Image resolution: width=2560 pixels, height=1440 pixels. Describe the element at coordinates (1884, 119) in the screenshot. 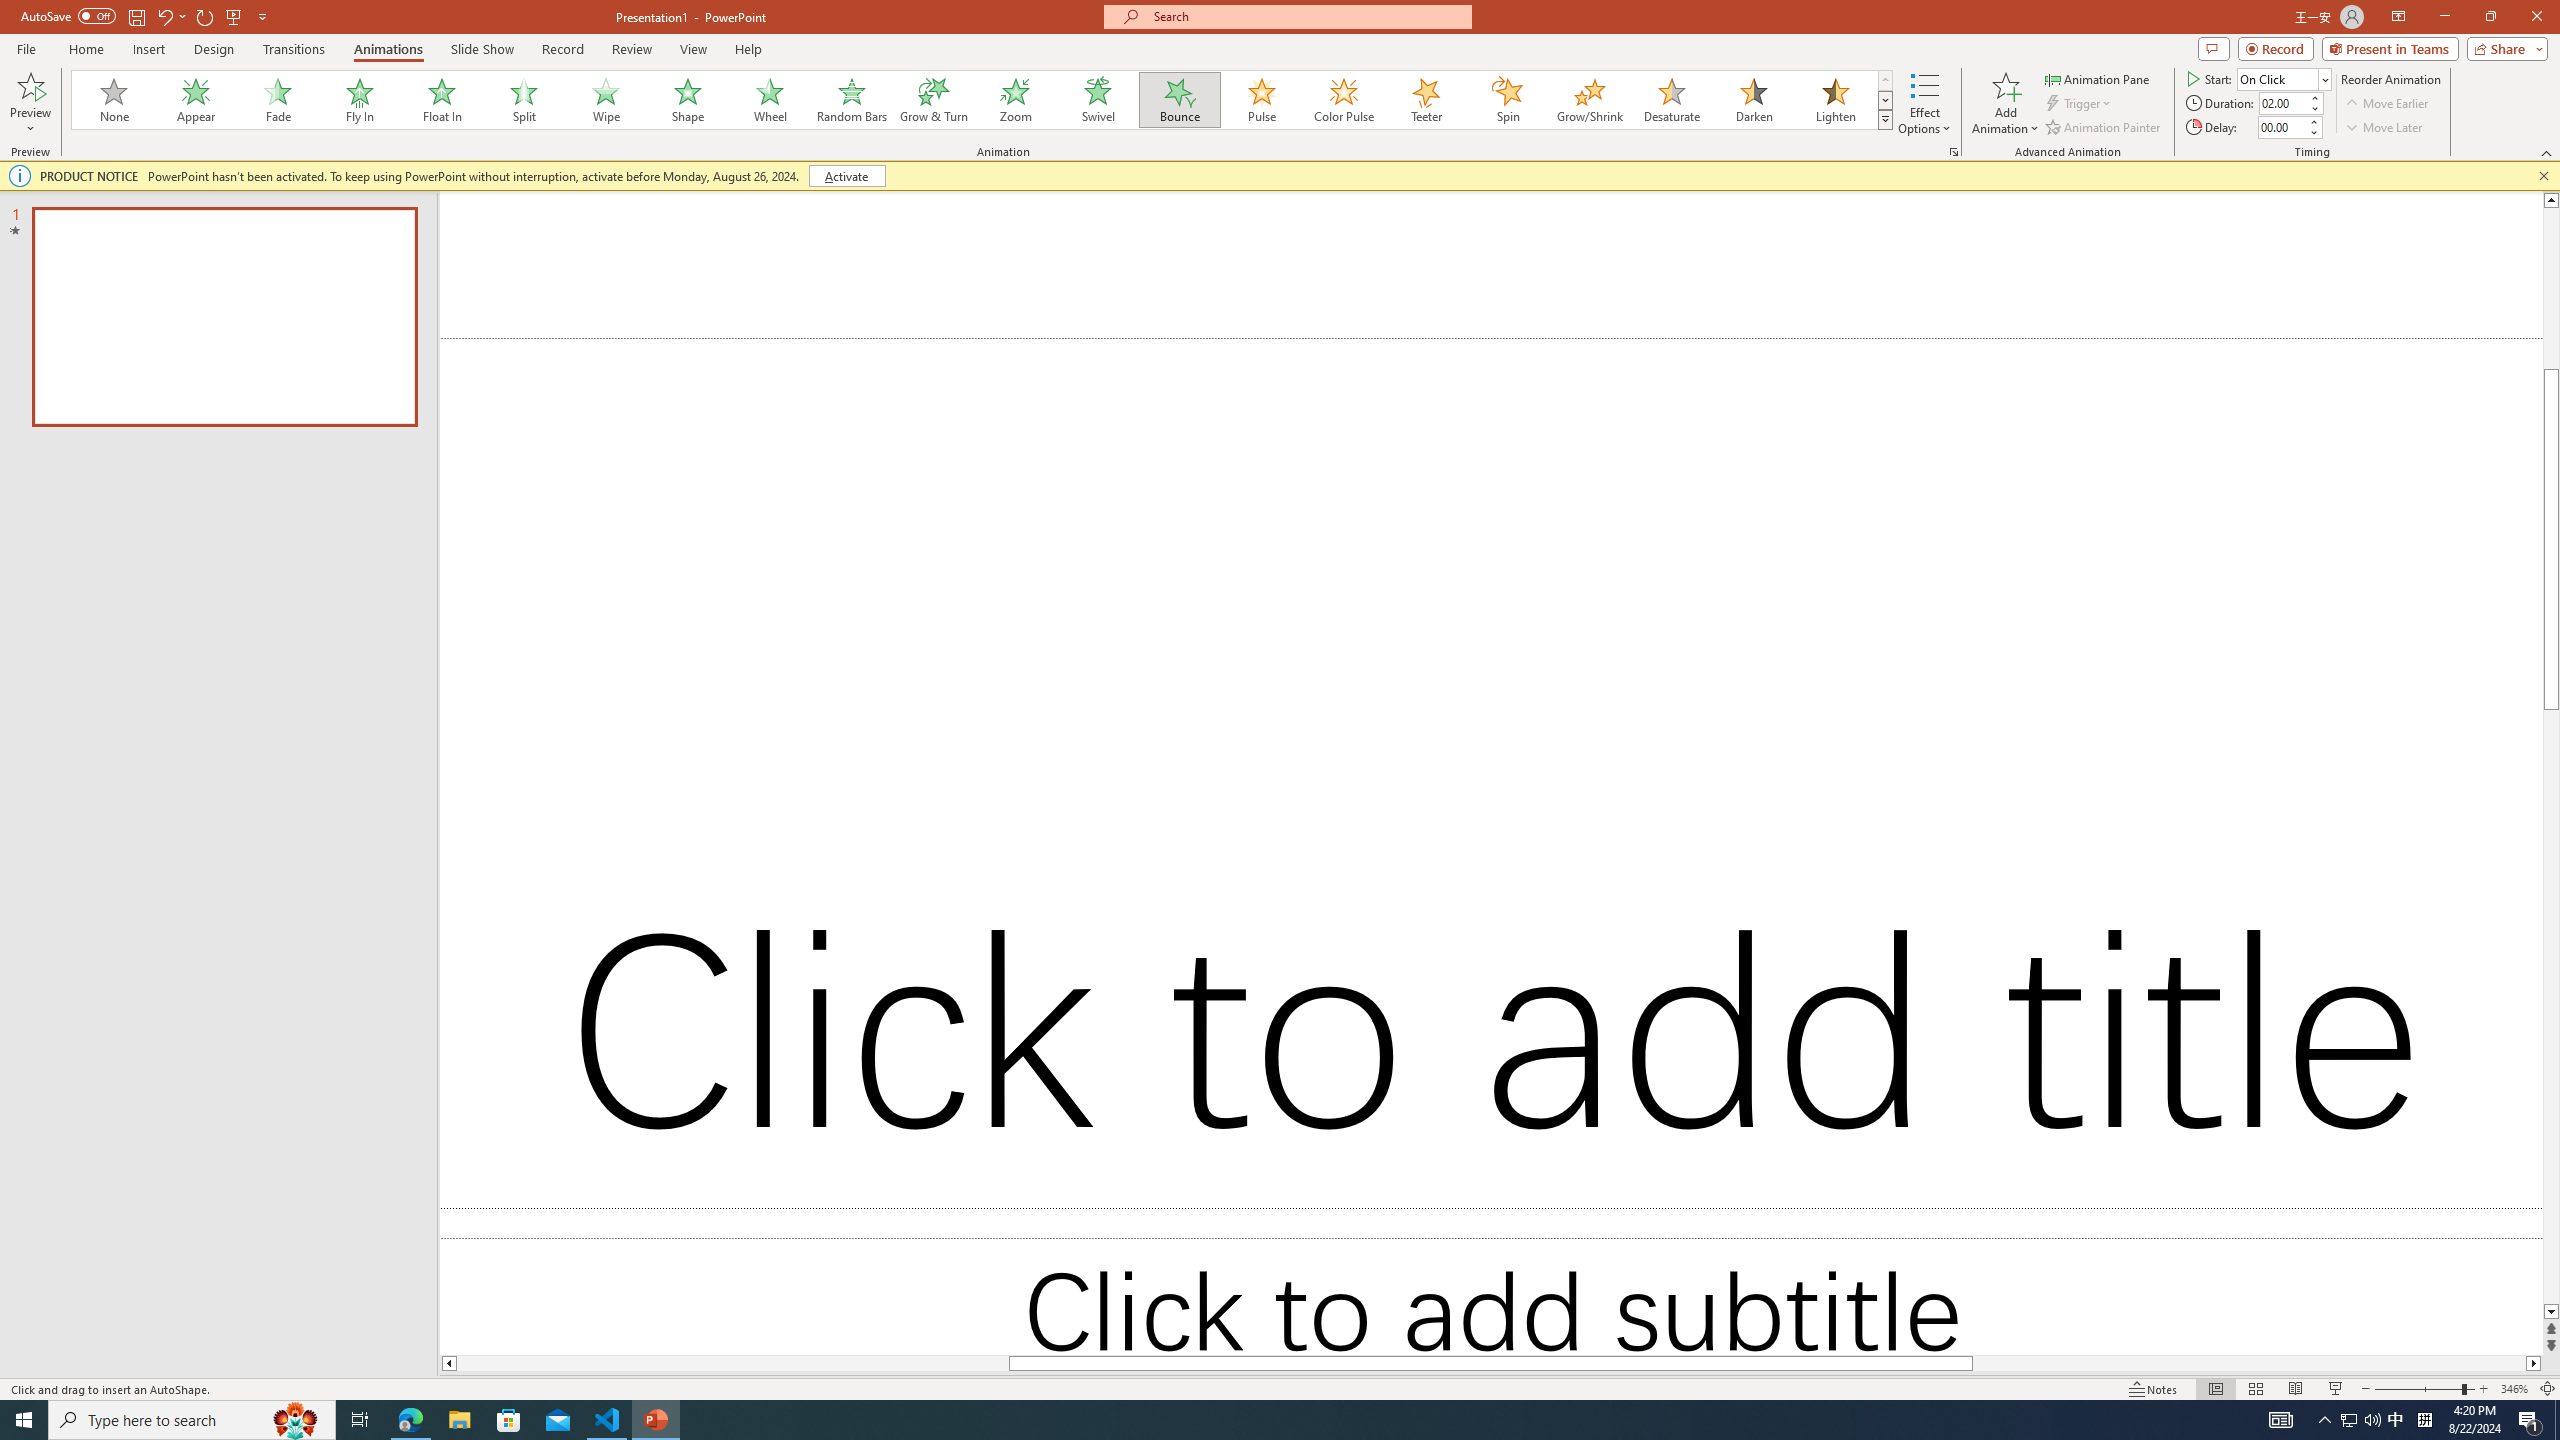

I see `'Class: NetUIImage'` at that location.